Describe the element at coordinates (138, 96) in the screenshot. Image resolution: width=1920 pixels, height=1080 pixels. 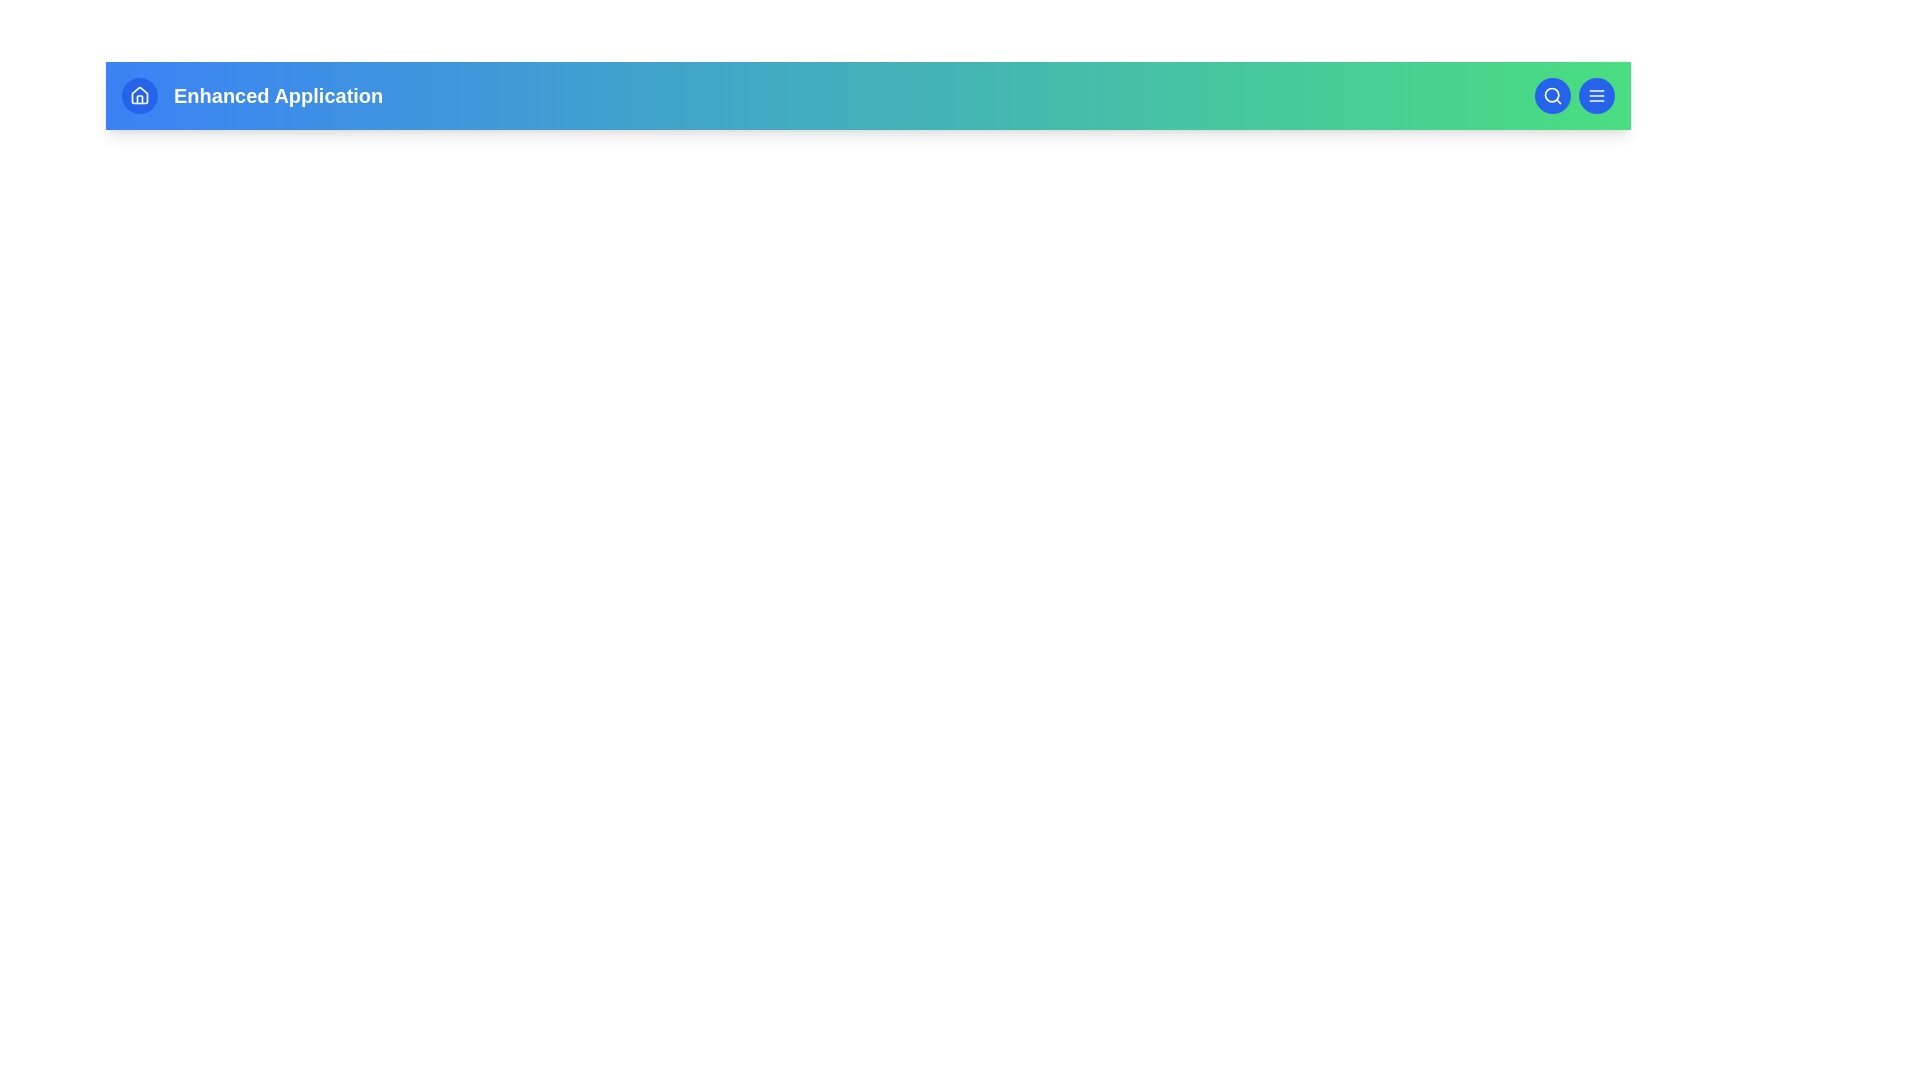
I see `the home navigation icon within the circular blue button on the far left of the header bar` at that location.